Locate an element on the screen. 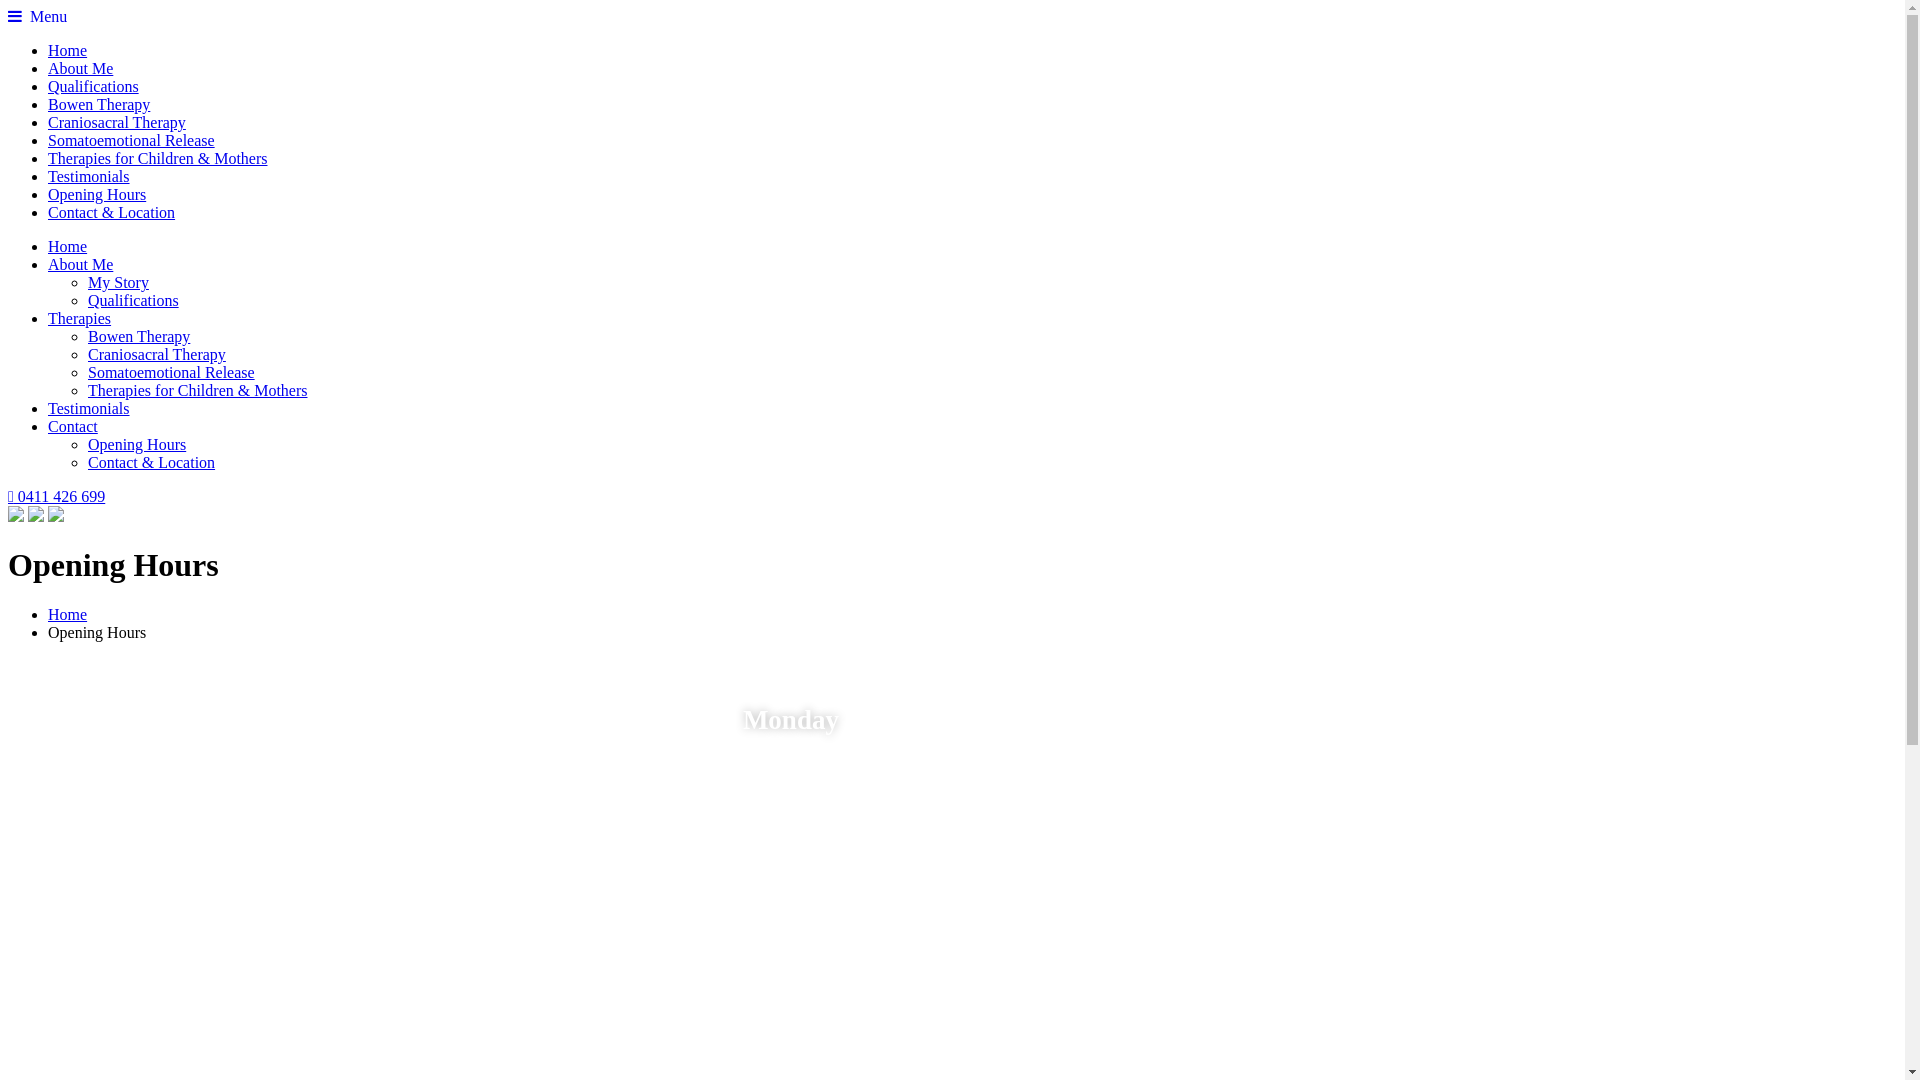 The image size is (1920, 1080). 'My Story' is located at coordinates (117, 282).